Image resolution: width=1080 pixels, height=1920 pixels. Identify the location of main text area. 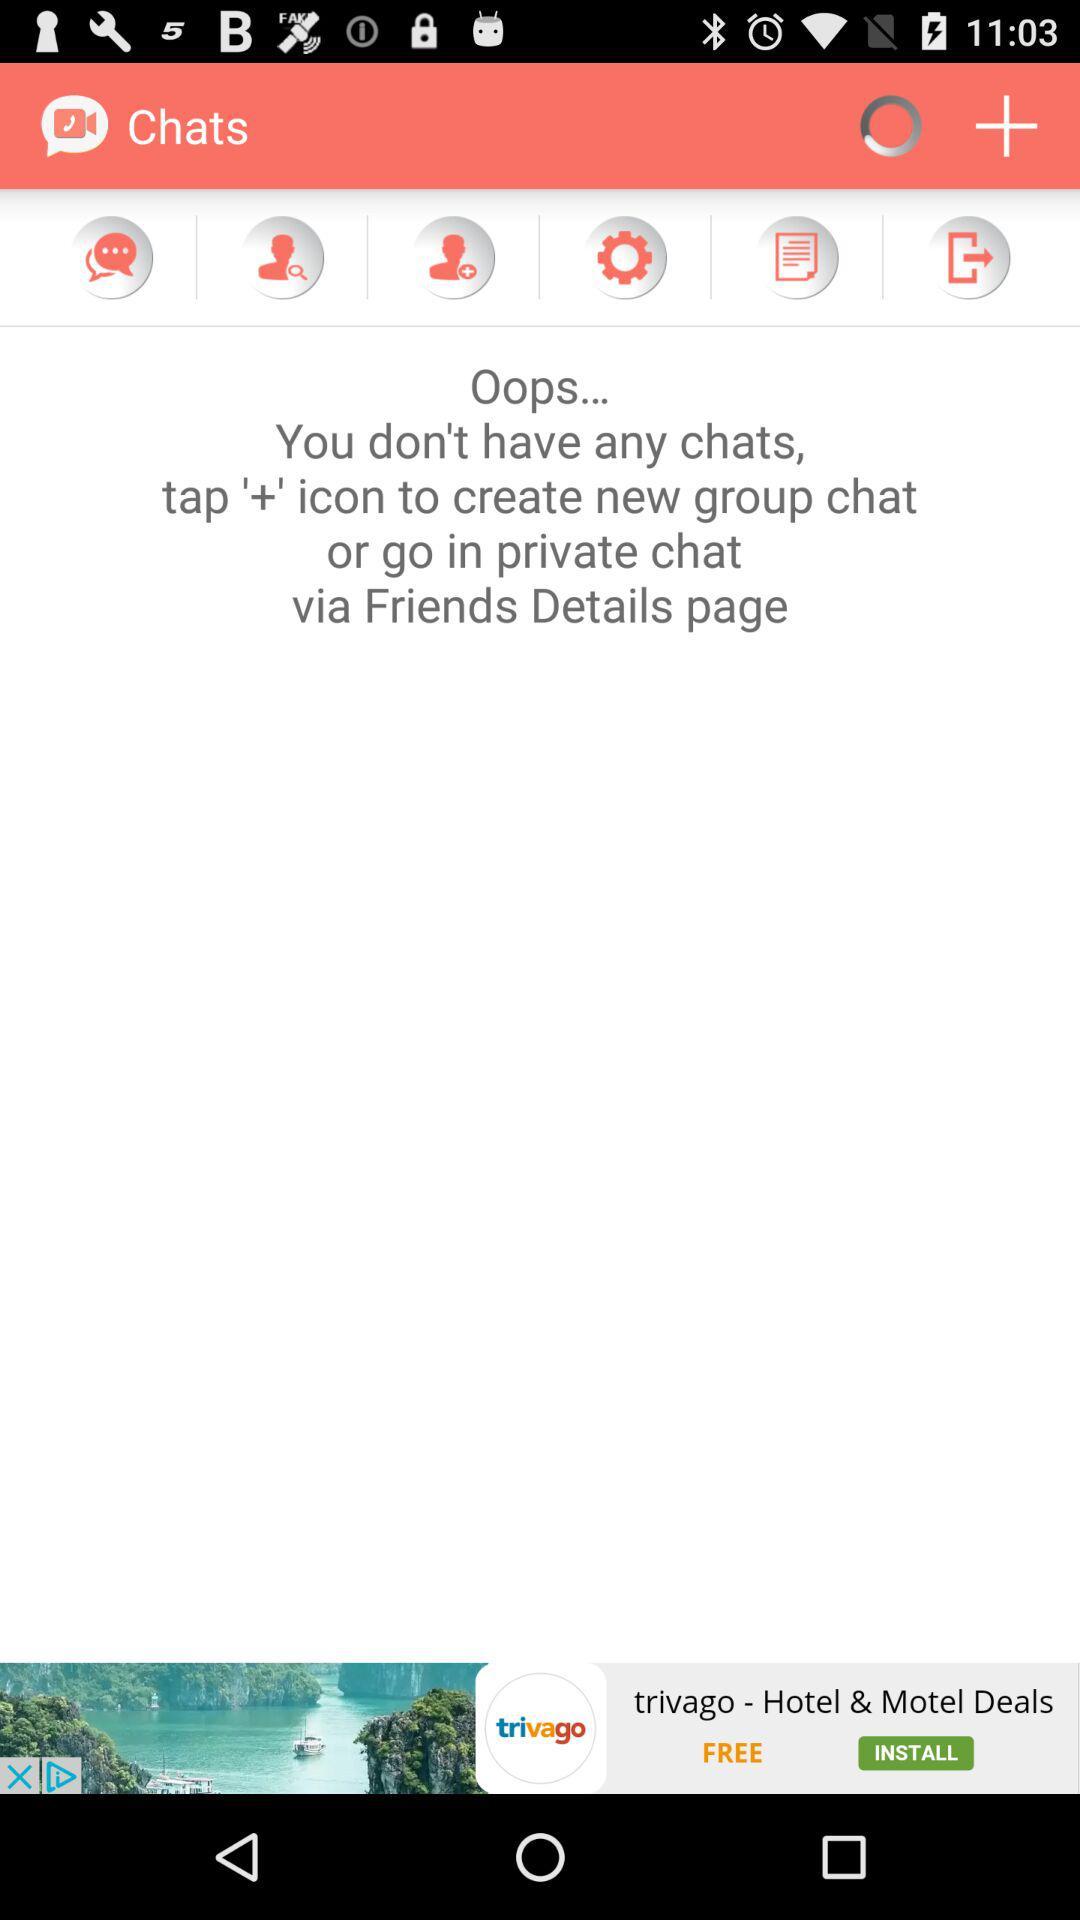
(540, 994).